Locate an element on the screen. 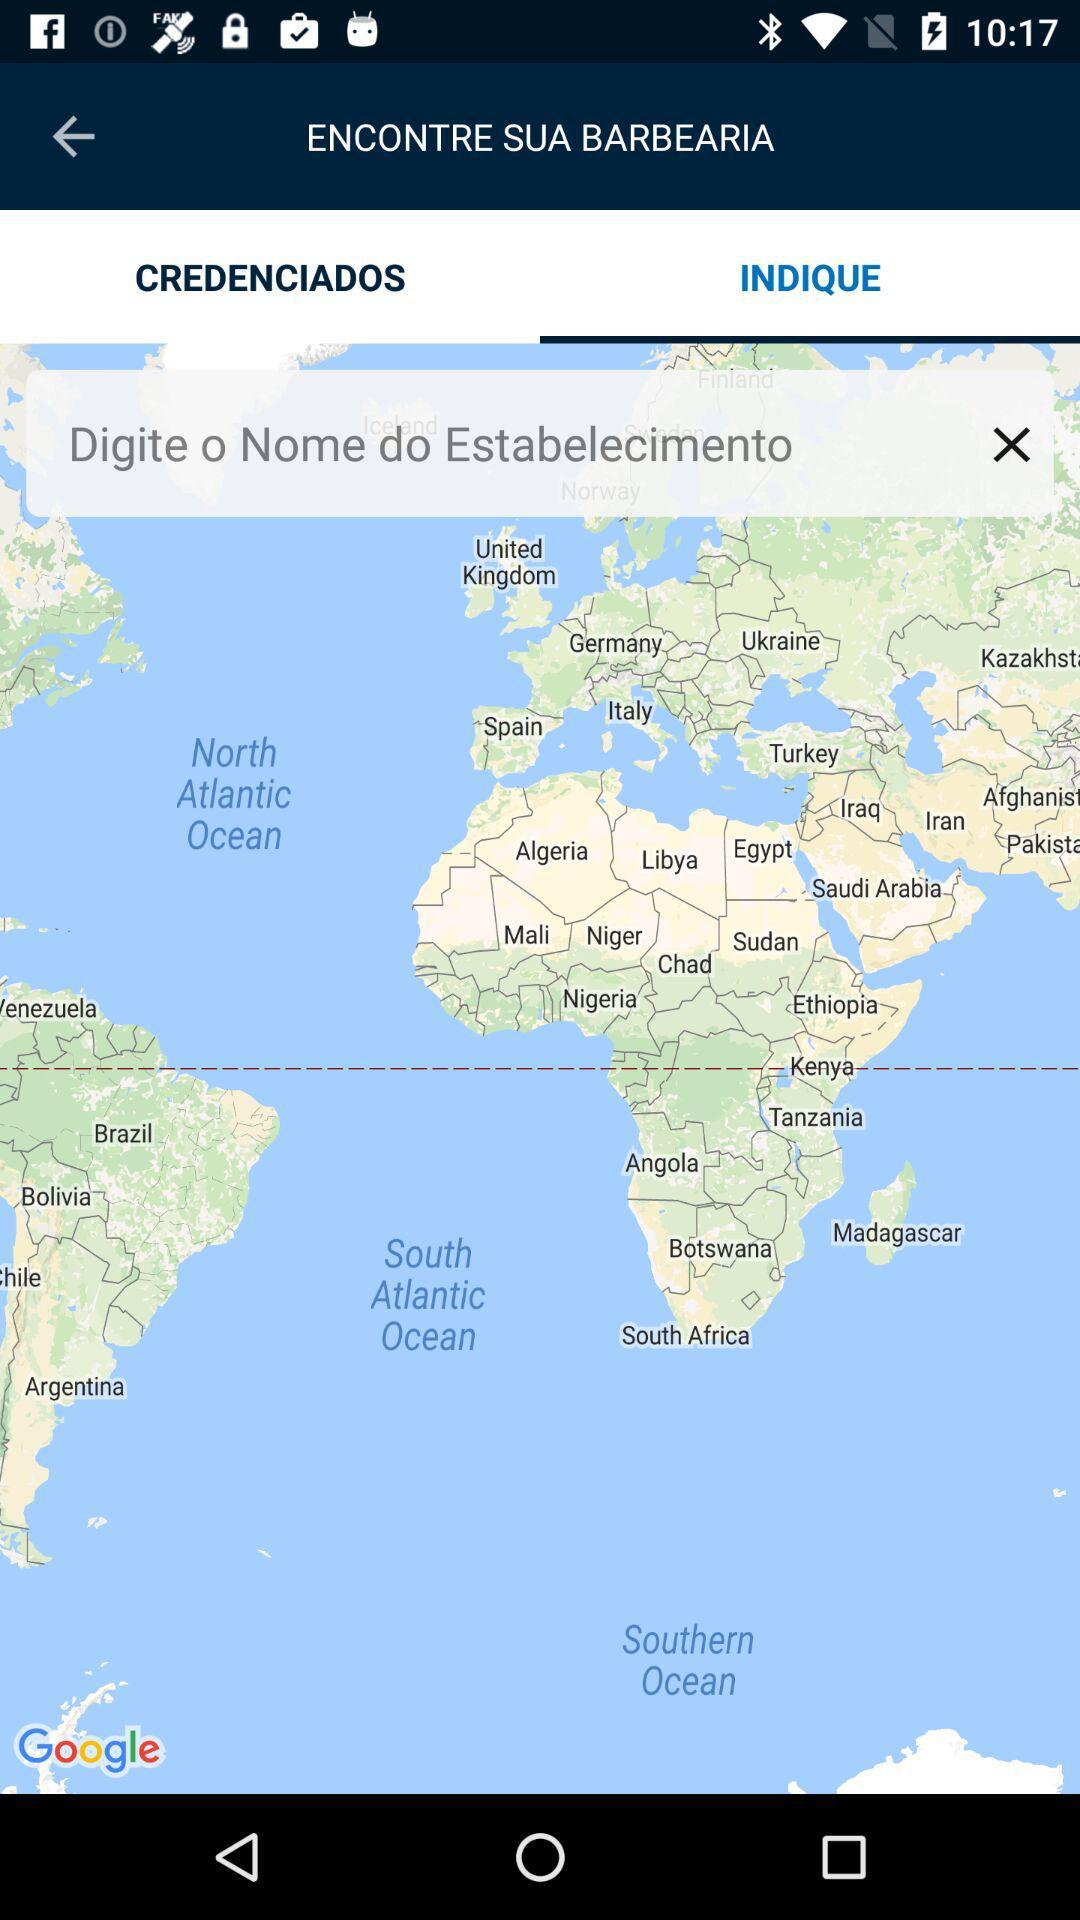  clear search is located at coordinates (1011, 443).